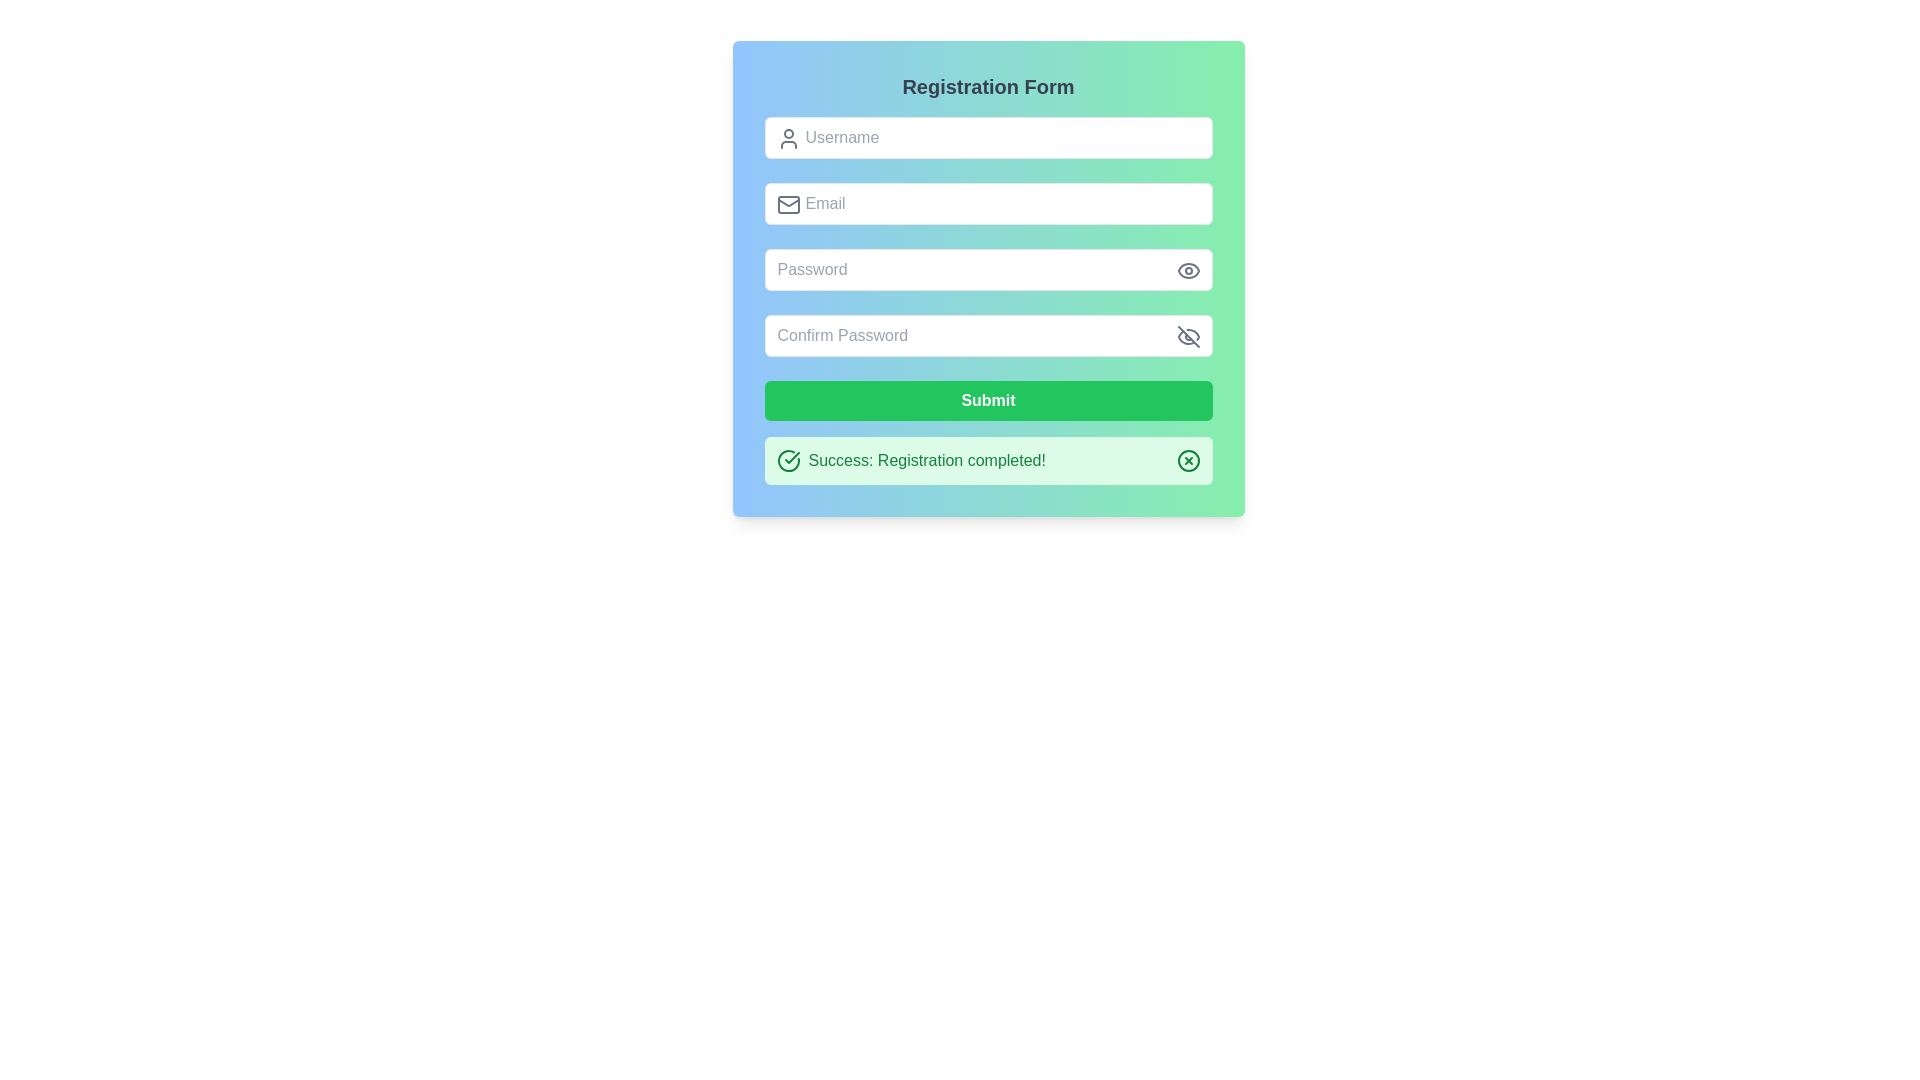 The image size is (1920, 1080). What do you see at coordinates (1188, 461) in the screenshot?
I see `the circular close button with a green border and centered 'X' mark` at bounding box center [1188, 461].